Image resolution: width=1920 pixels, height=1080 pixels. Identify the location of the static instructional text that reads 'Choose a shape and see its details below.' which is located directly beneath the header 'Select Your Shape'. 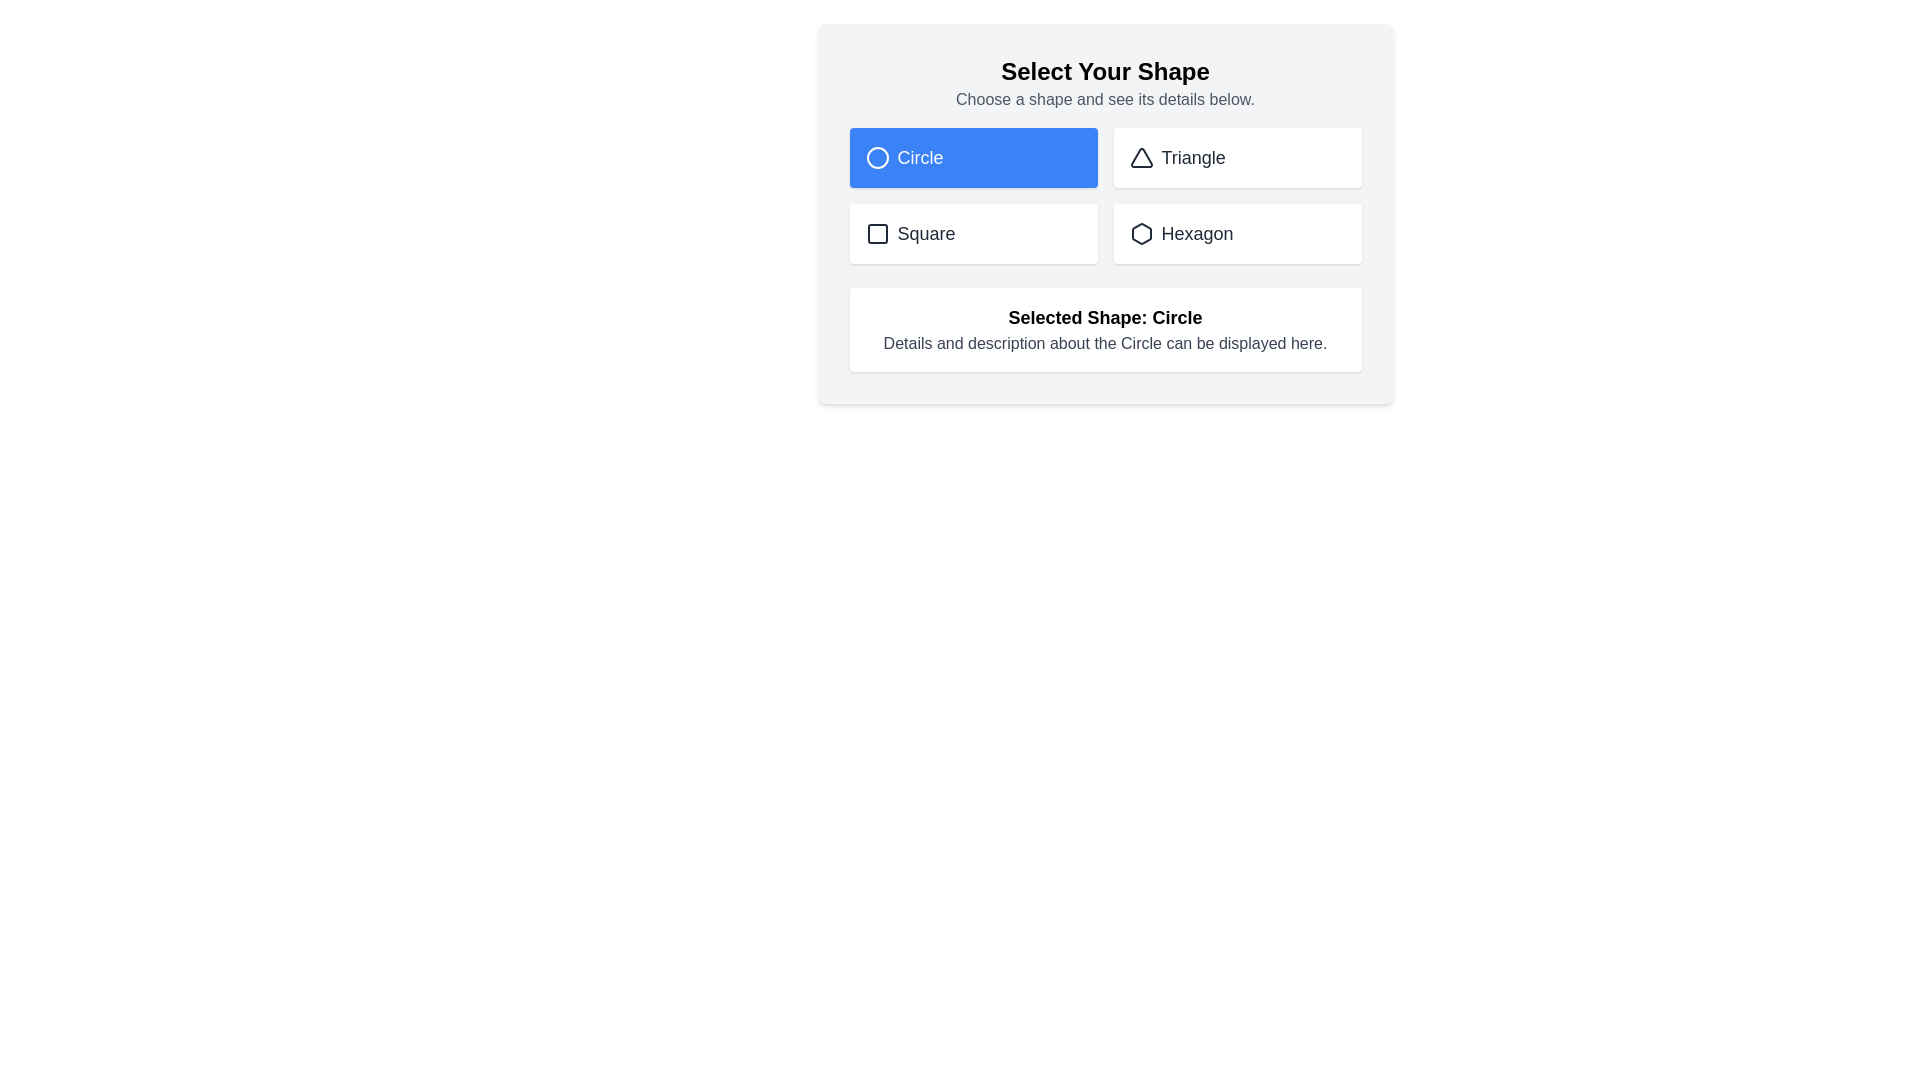
(1104, 100).